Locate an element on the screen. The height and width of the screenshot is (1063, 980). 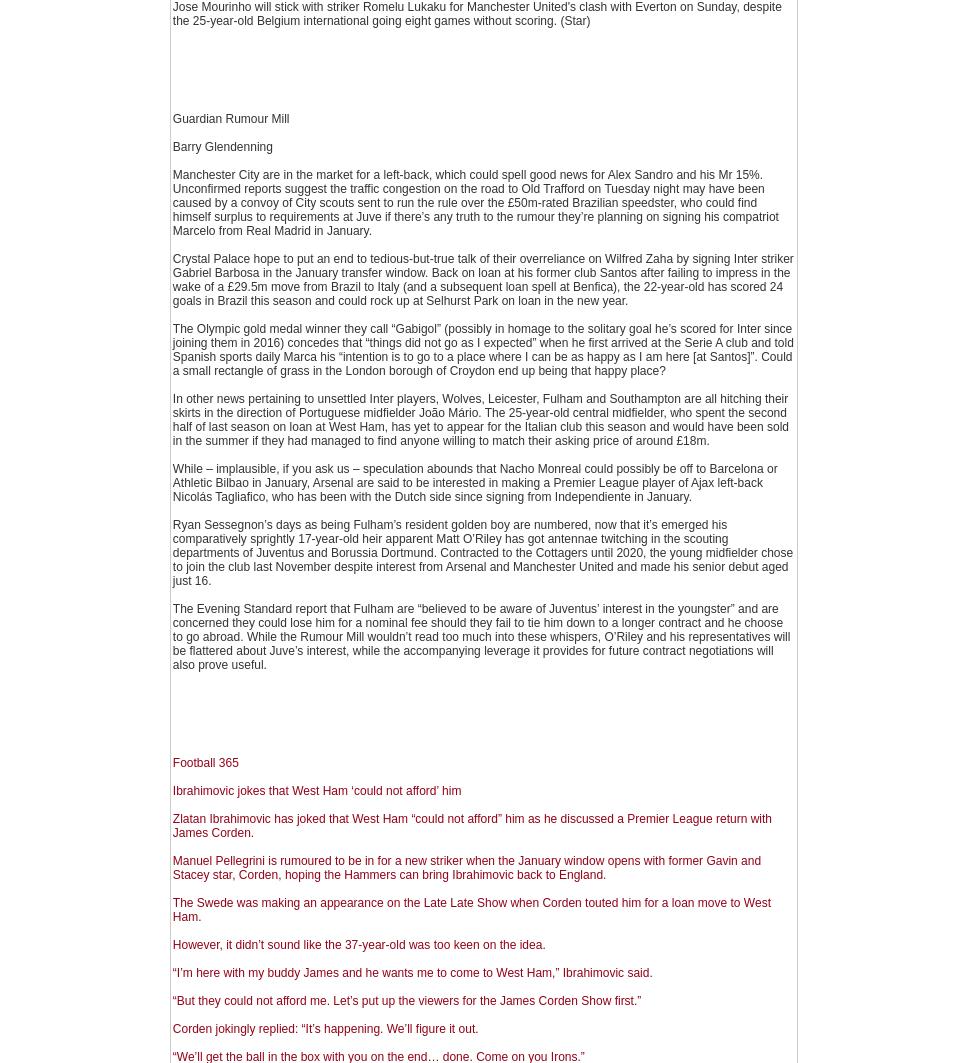
'Jose Mourinho will stick with striker Romelu Lukaku for Manchester United's clash with Everton on Sunday, despite the 25-year-old Belgium international going eight games without scoring. (Star)' is located at coordinates (476, 14).